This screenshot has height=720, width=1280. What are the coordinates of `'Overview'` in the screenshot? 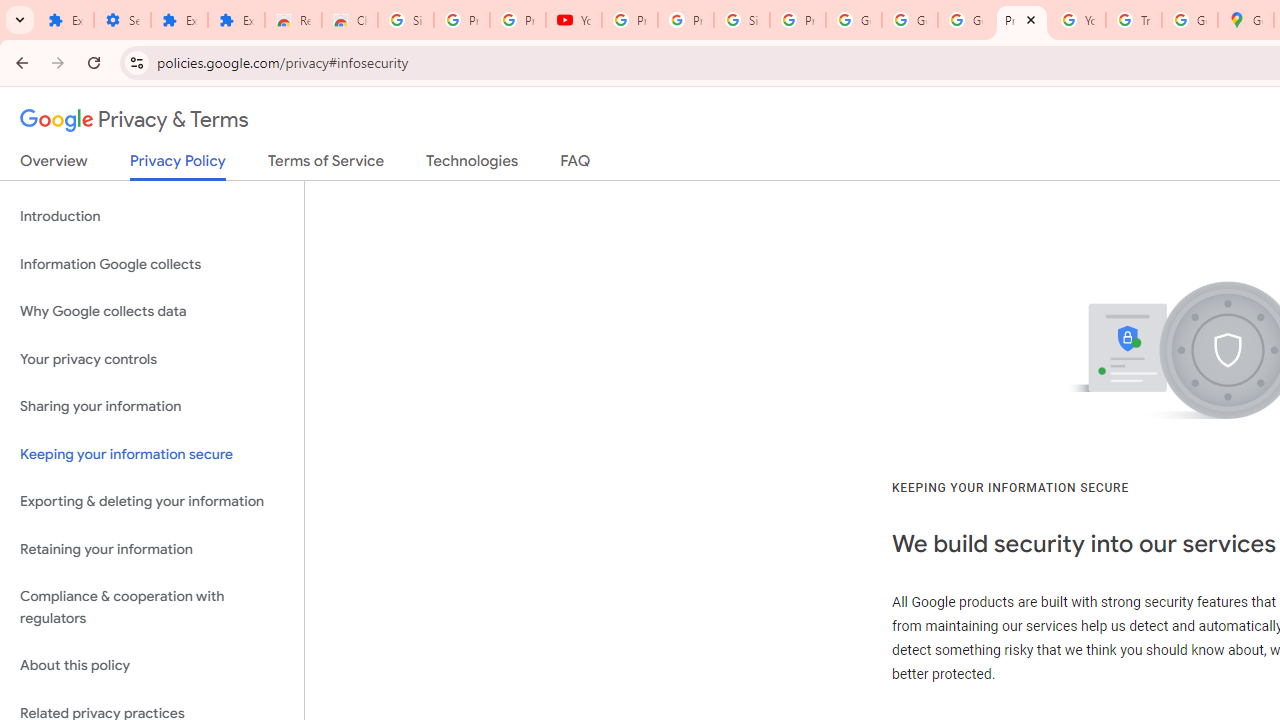 It's located at (54, 164).